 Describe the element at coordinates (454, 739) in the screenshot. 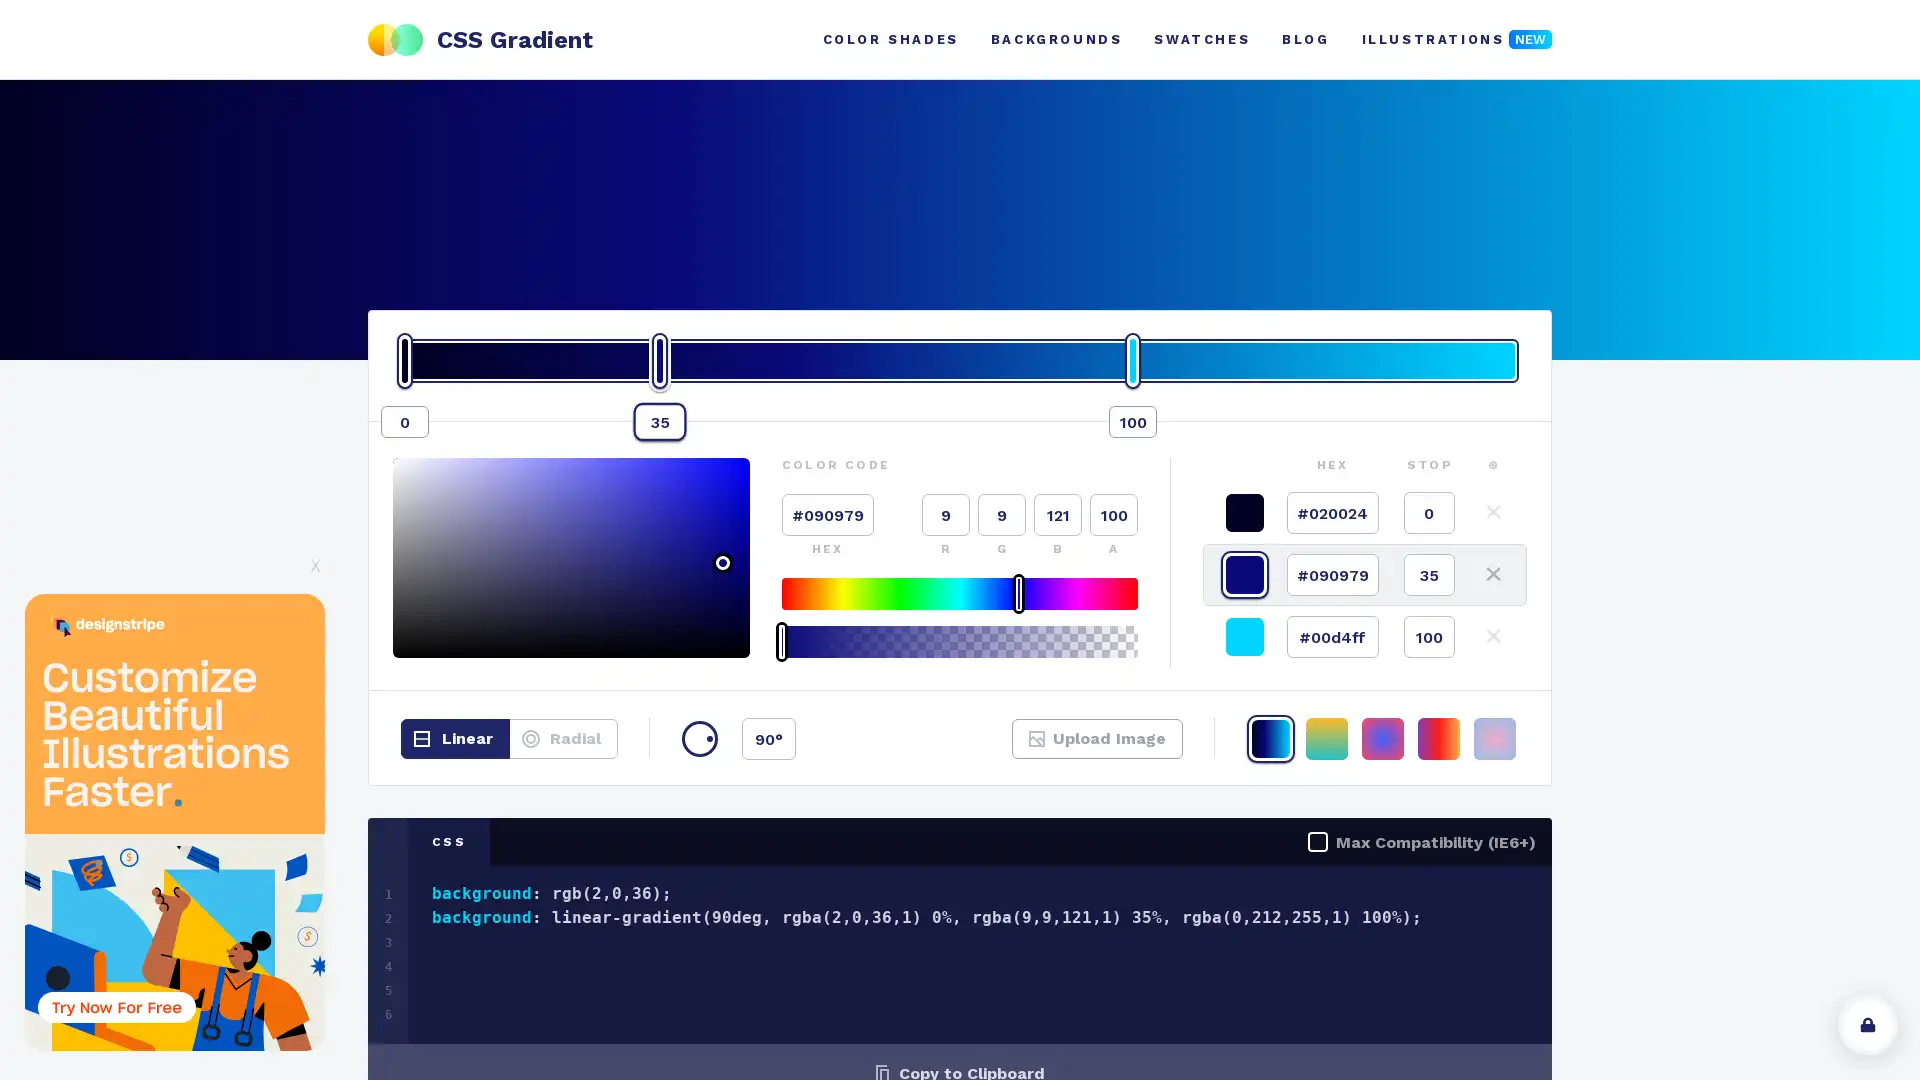

I see `Linear` at that location.